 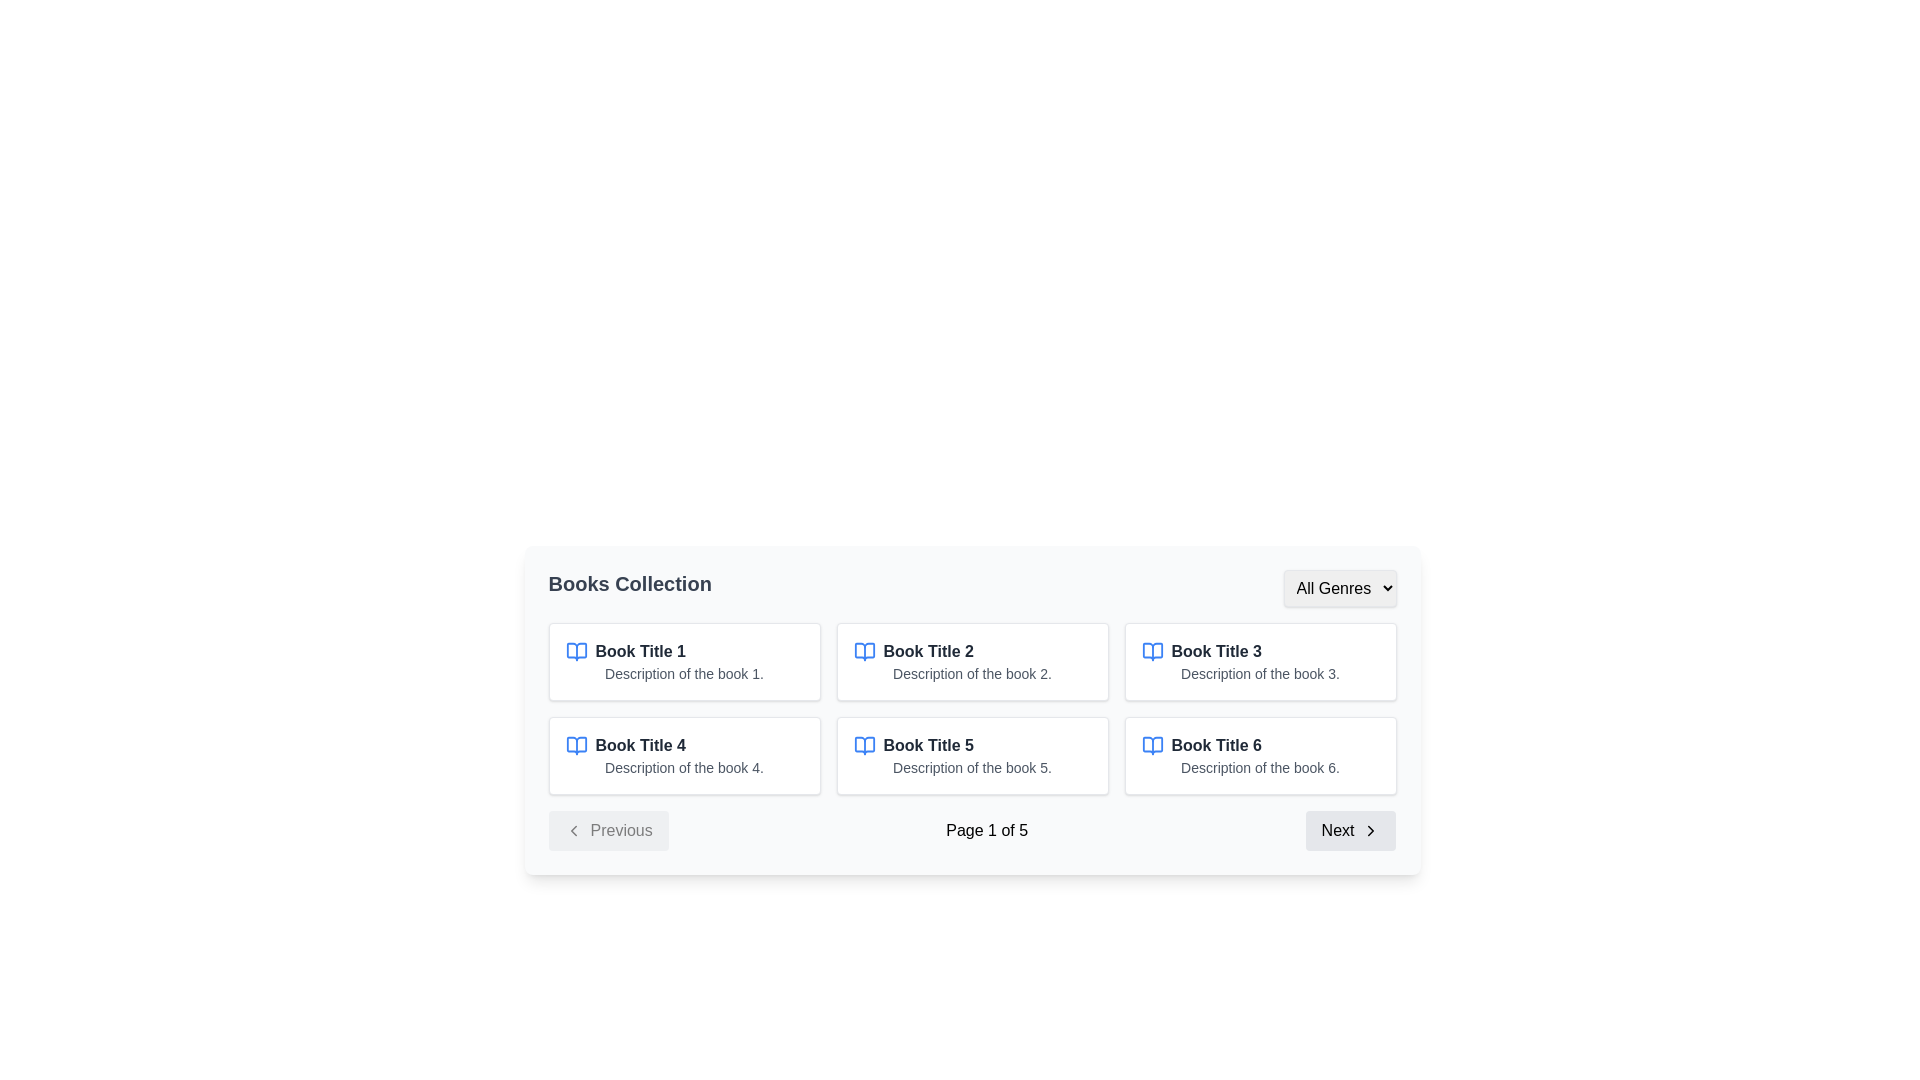 I want to click on the 'Book Title 5' text element with the accompanying blue book icon, so click(x=972, y=745).